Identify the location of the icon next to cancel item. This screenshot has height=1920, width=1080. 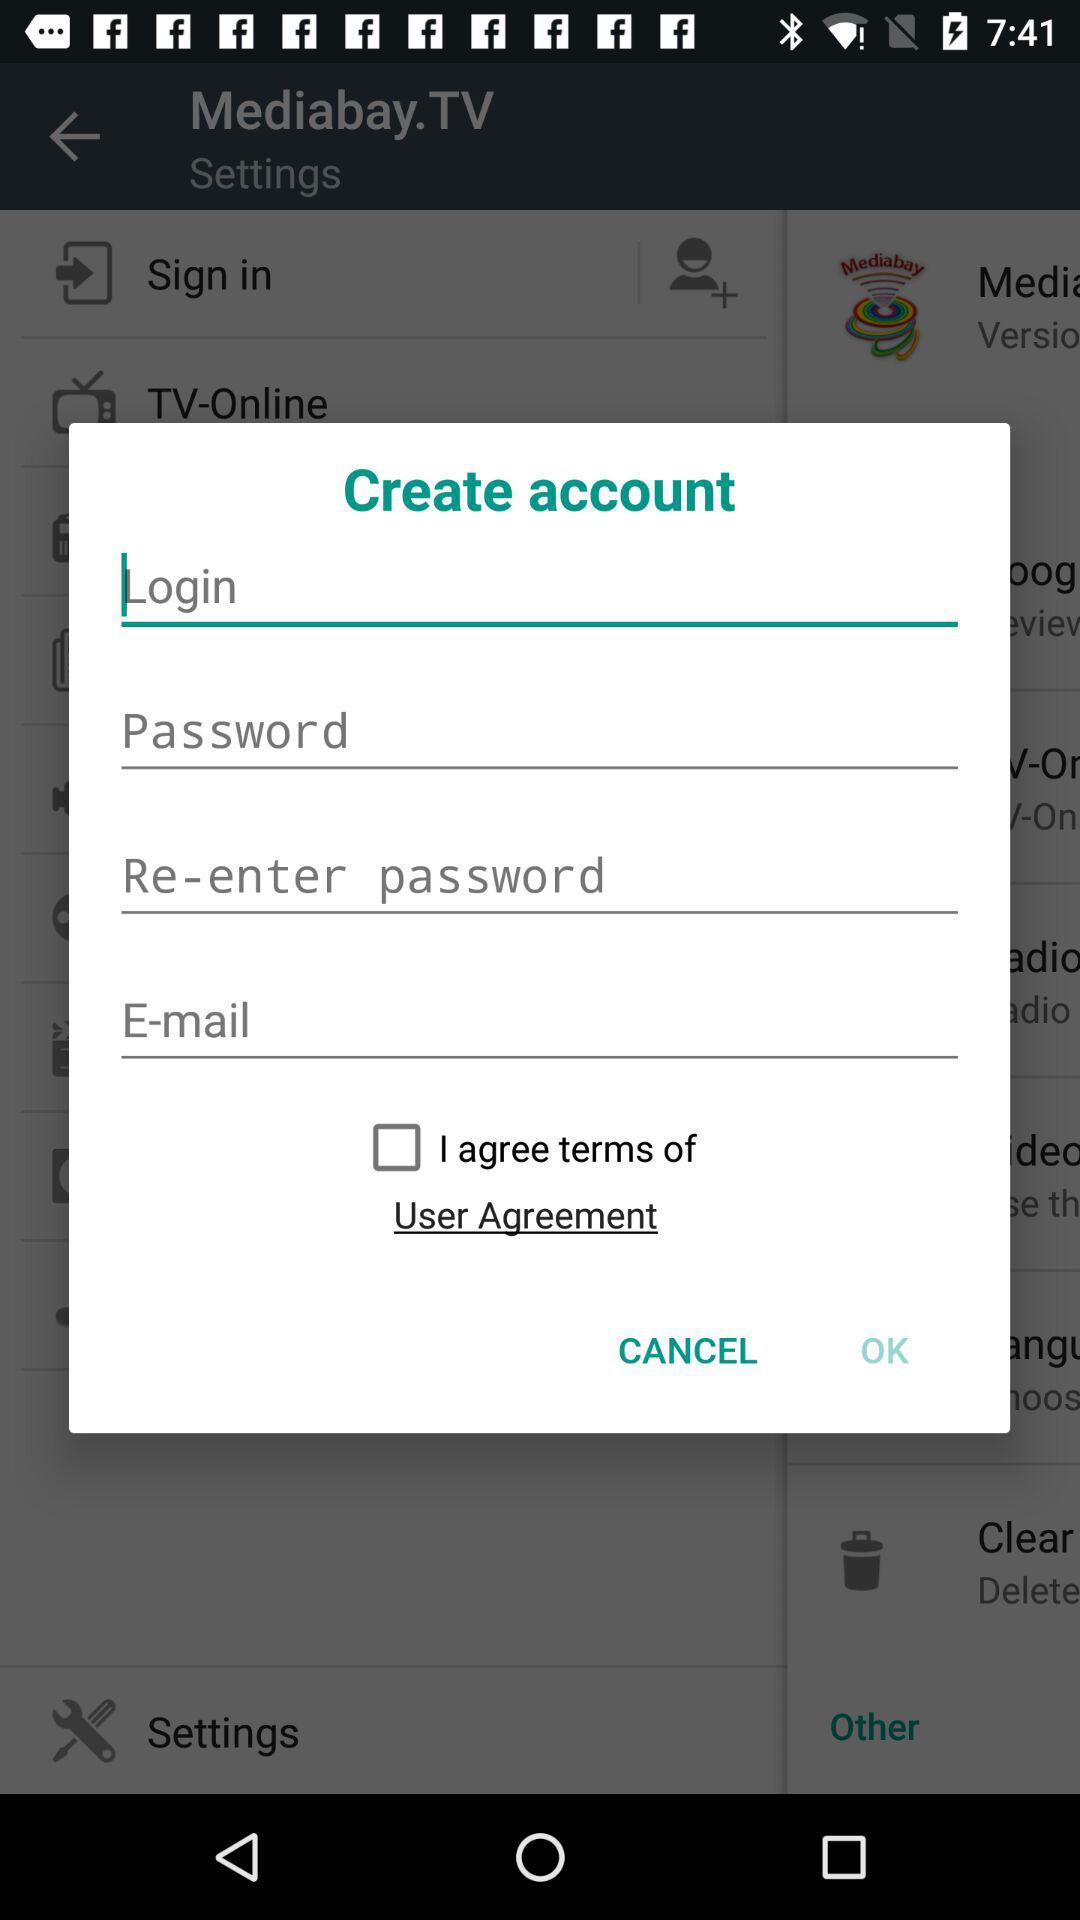
(883, 1349).